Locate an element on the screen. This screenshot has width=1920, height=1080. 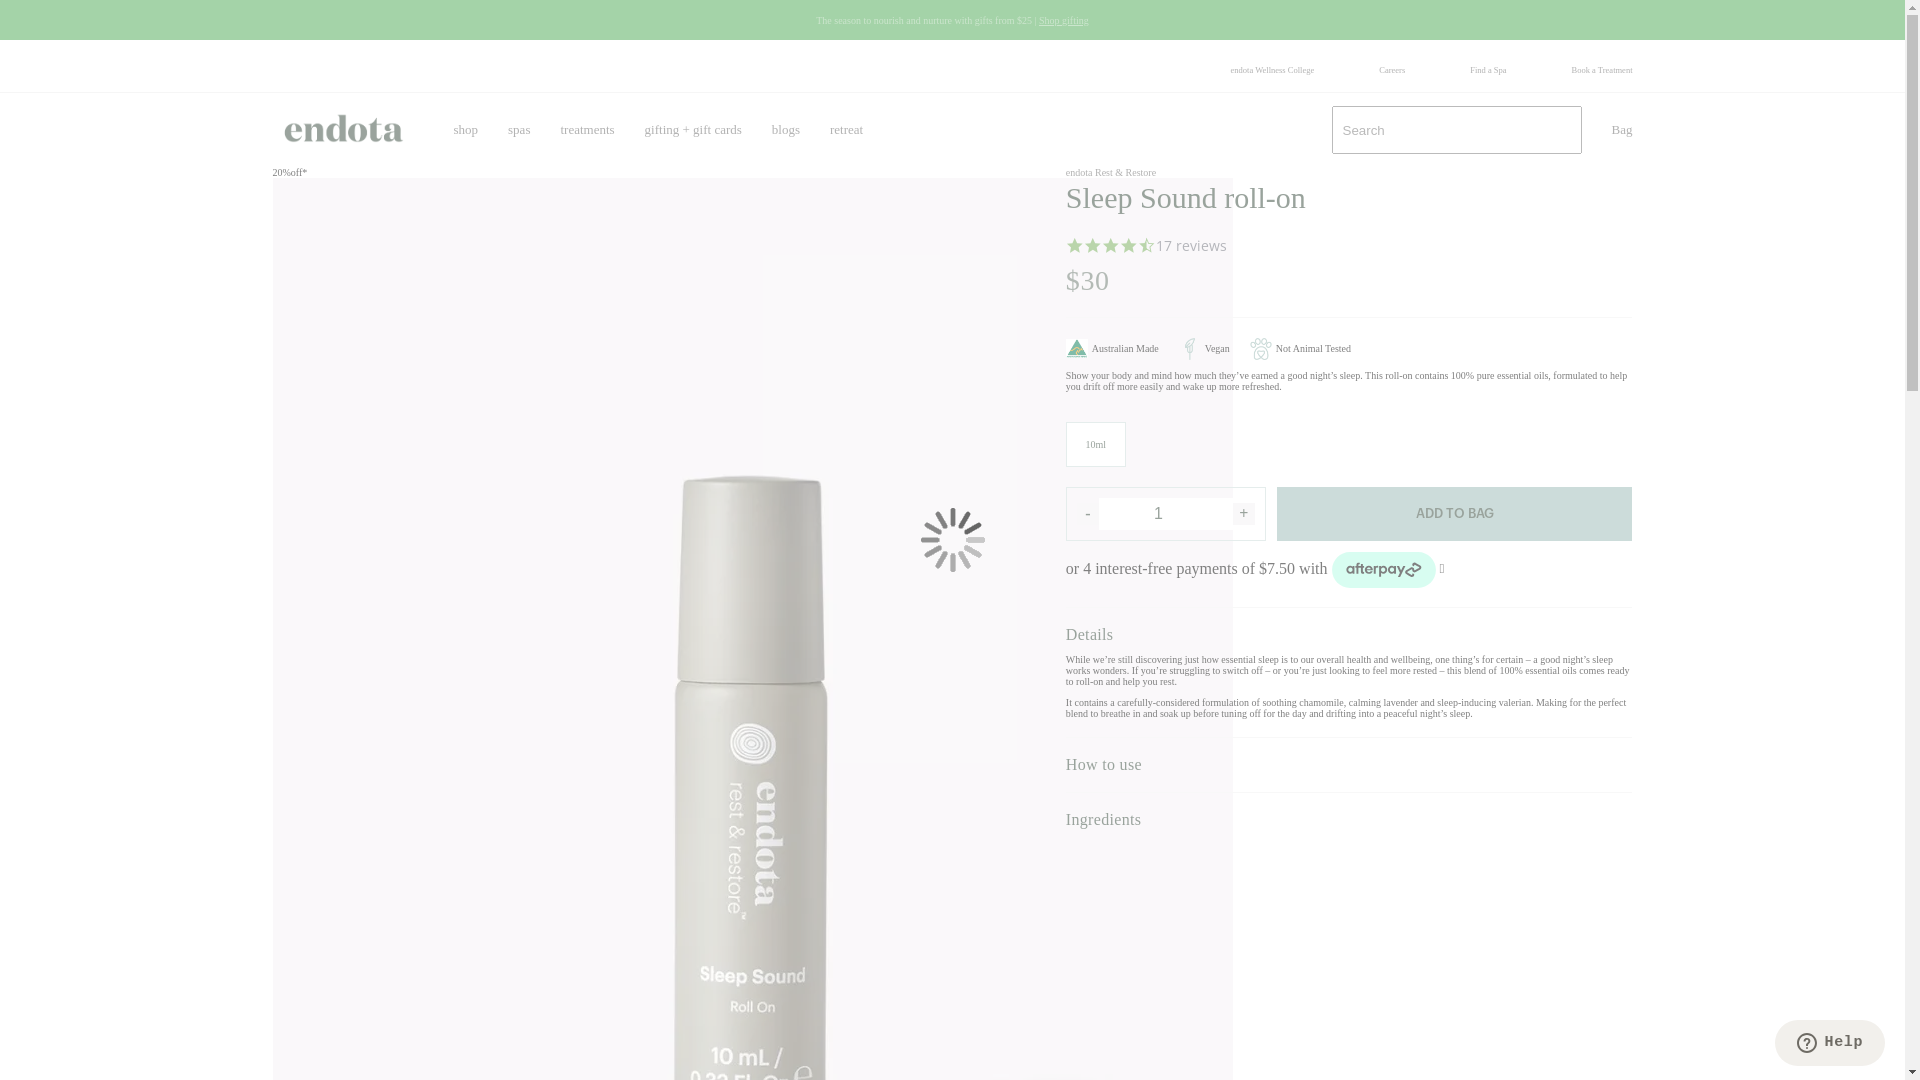
'spas' is located at coordinates (518, 130).